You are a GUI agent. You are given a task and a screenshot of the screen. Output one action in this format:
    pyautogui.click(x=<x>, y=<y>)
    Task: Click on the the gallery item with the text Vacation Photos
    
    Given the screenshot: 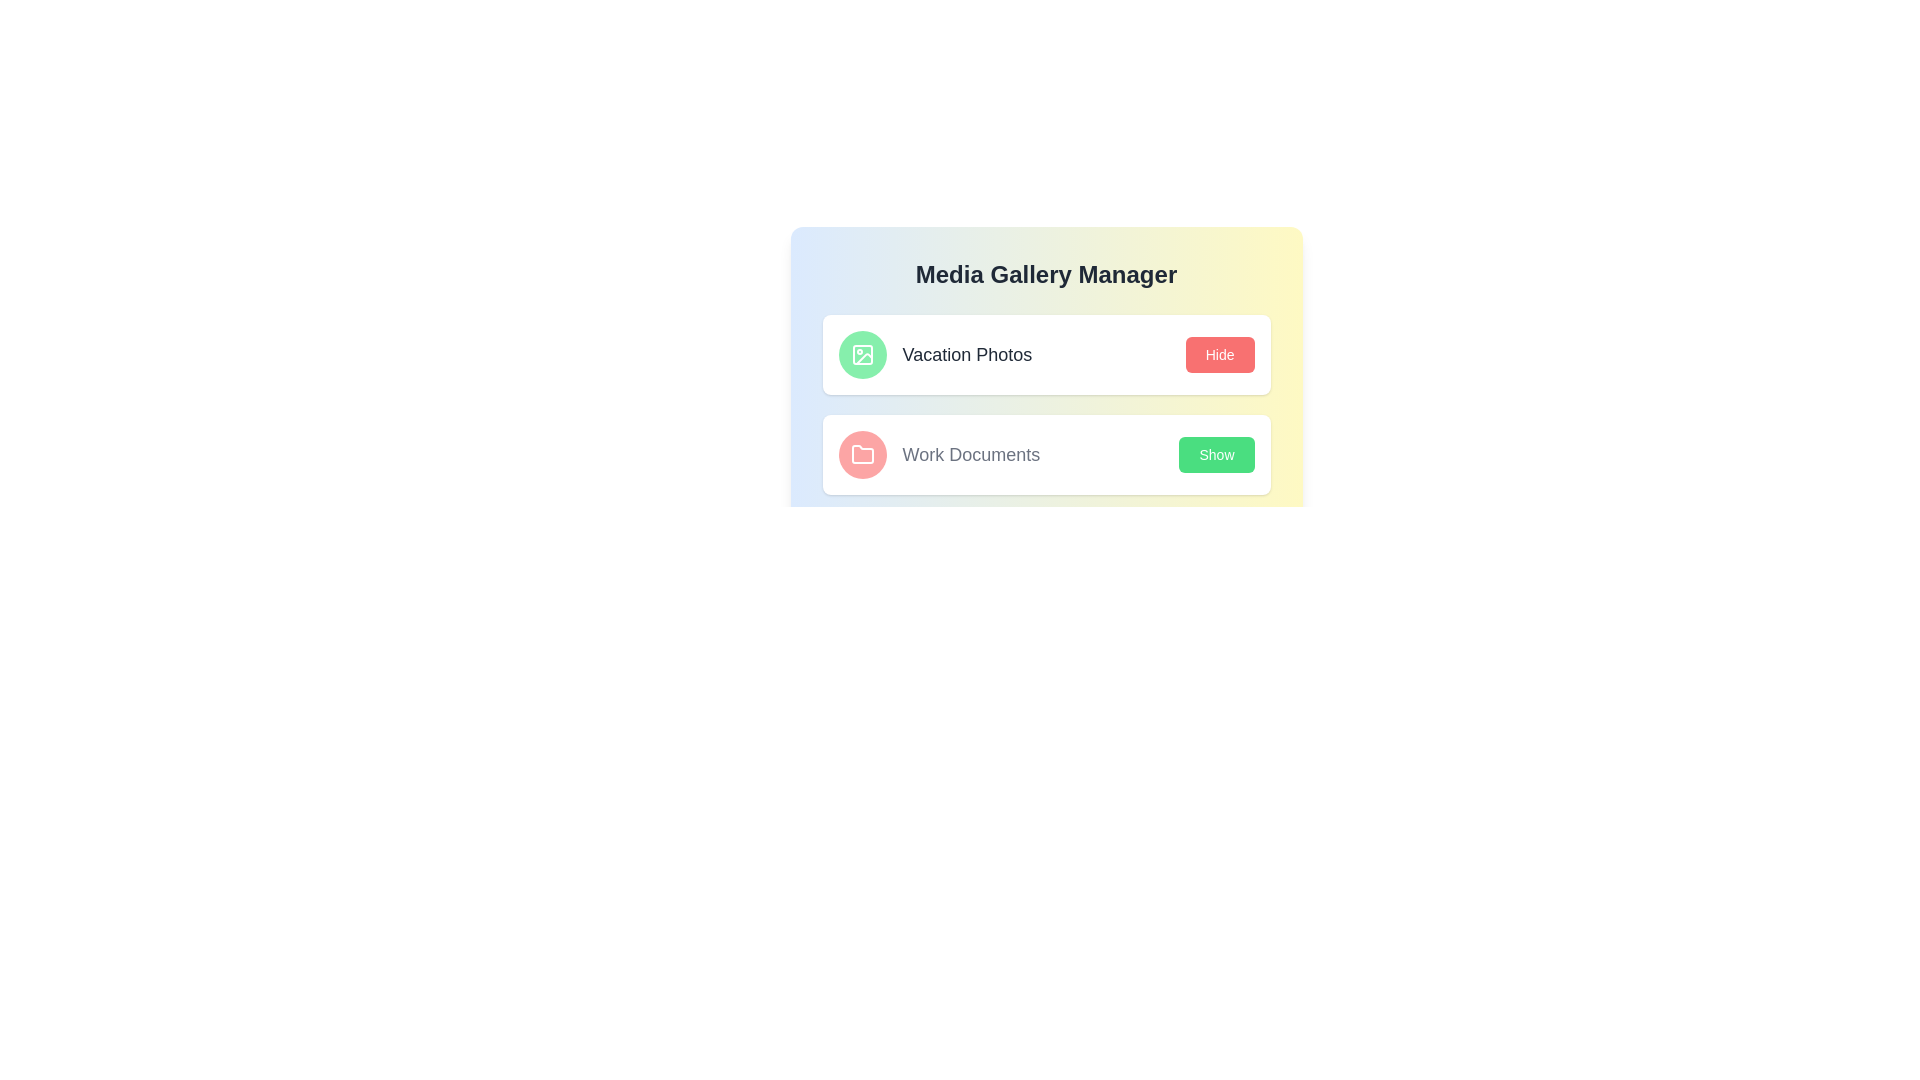 What is the action you would take?
    pyautogui.click(x=934, y=353)
    